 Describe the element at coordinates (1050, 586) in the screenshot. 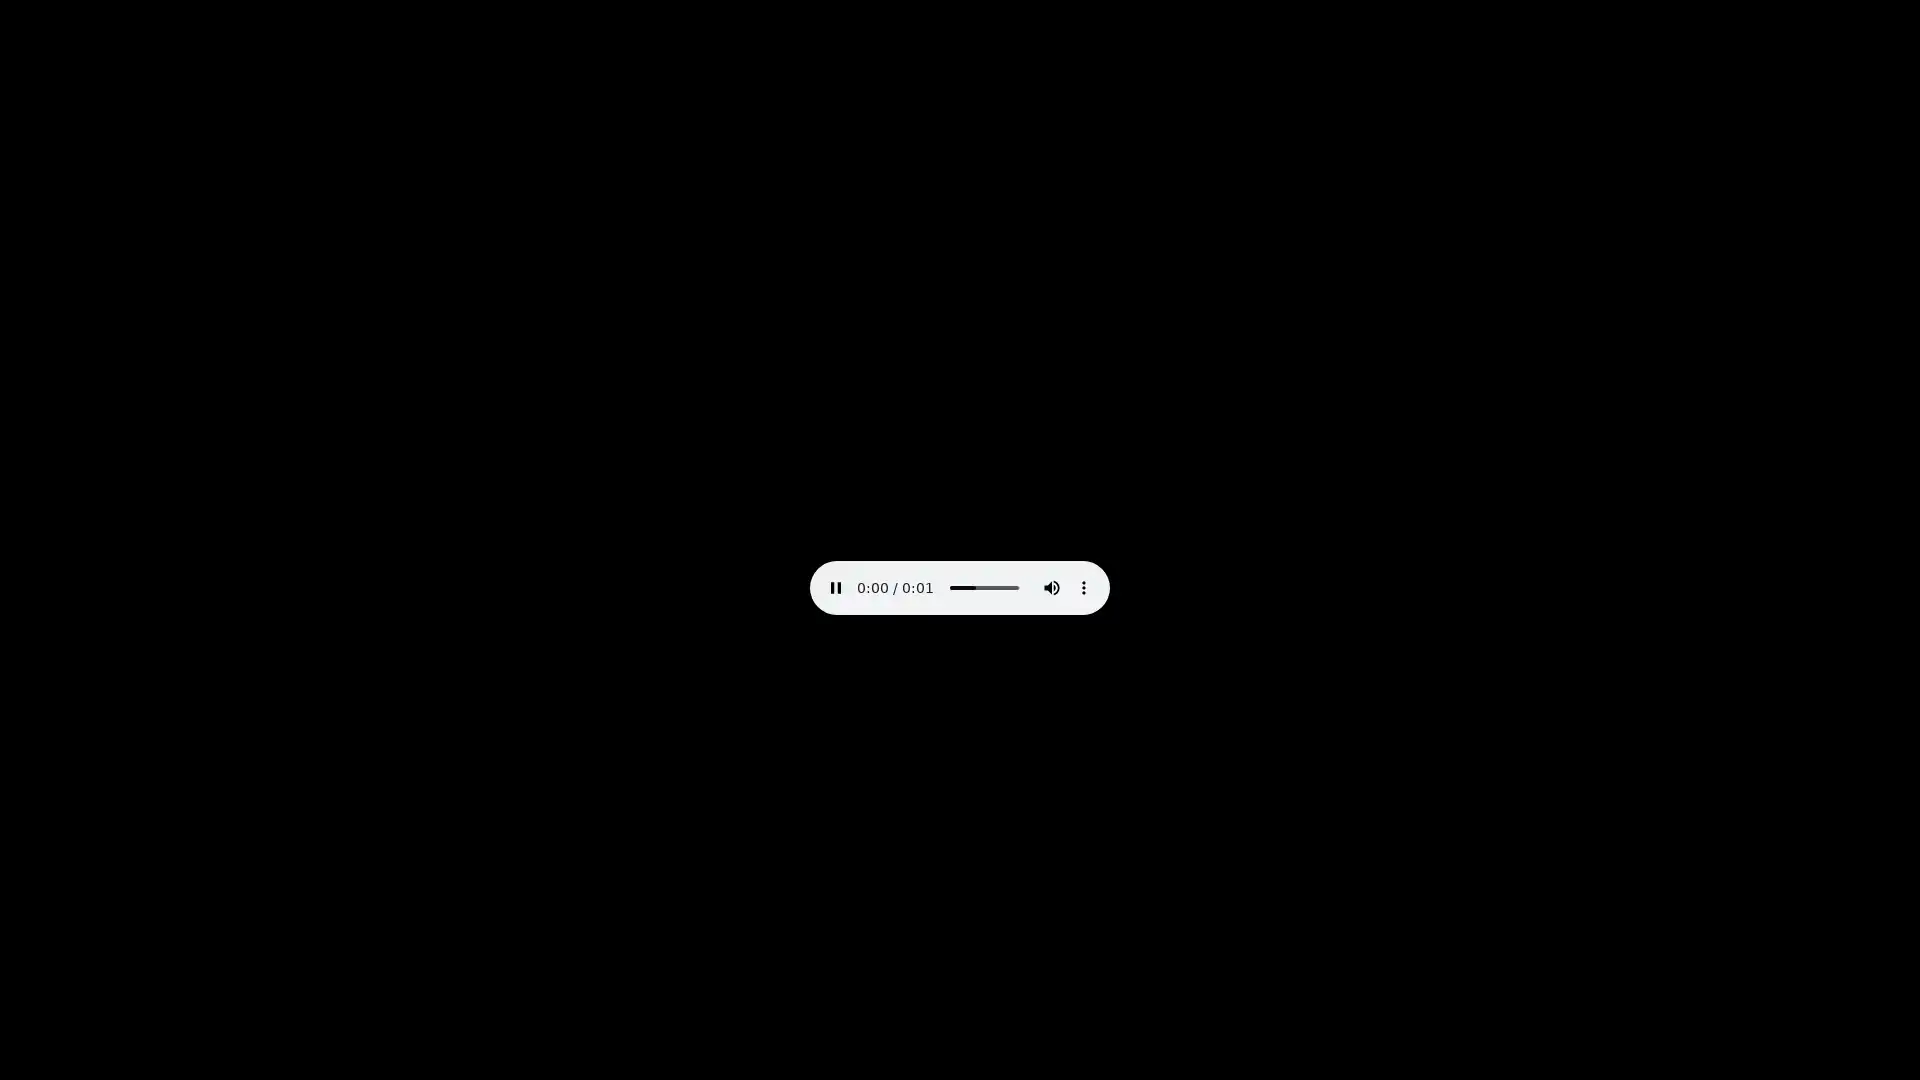

I see `mute` at that location.